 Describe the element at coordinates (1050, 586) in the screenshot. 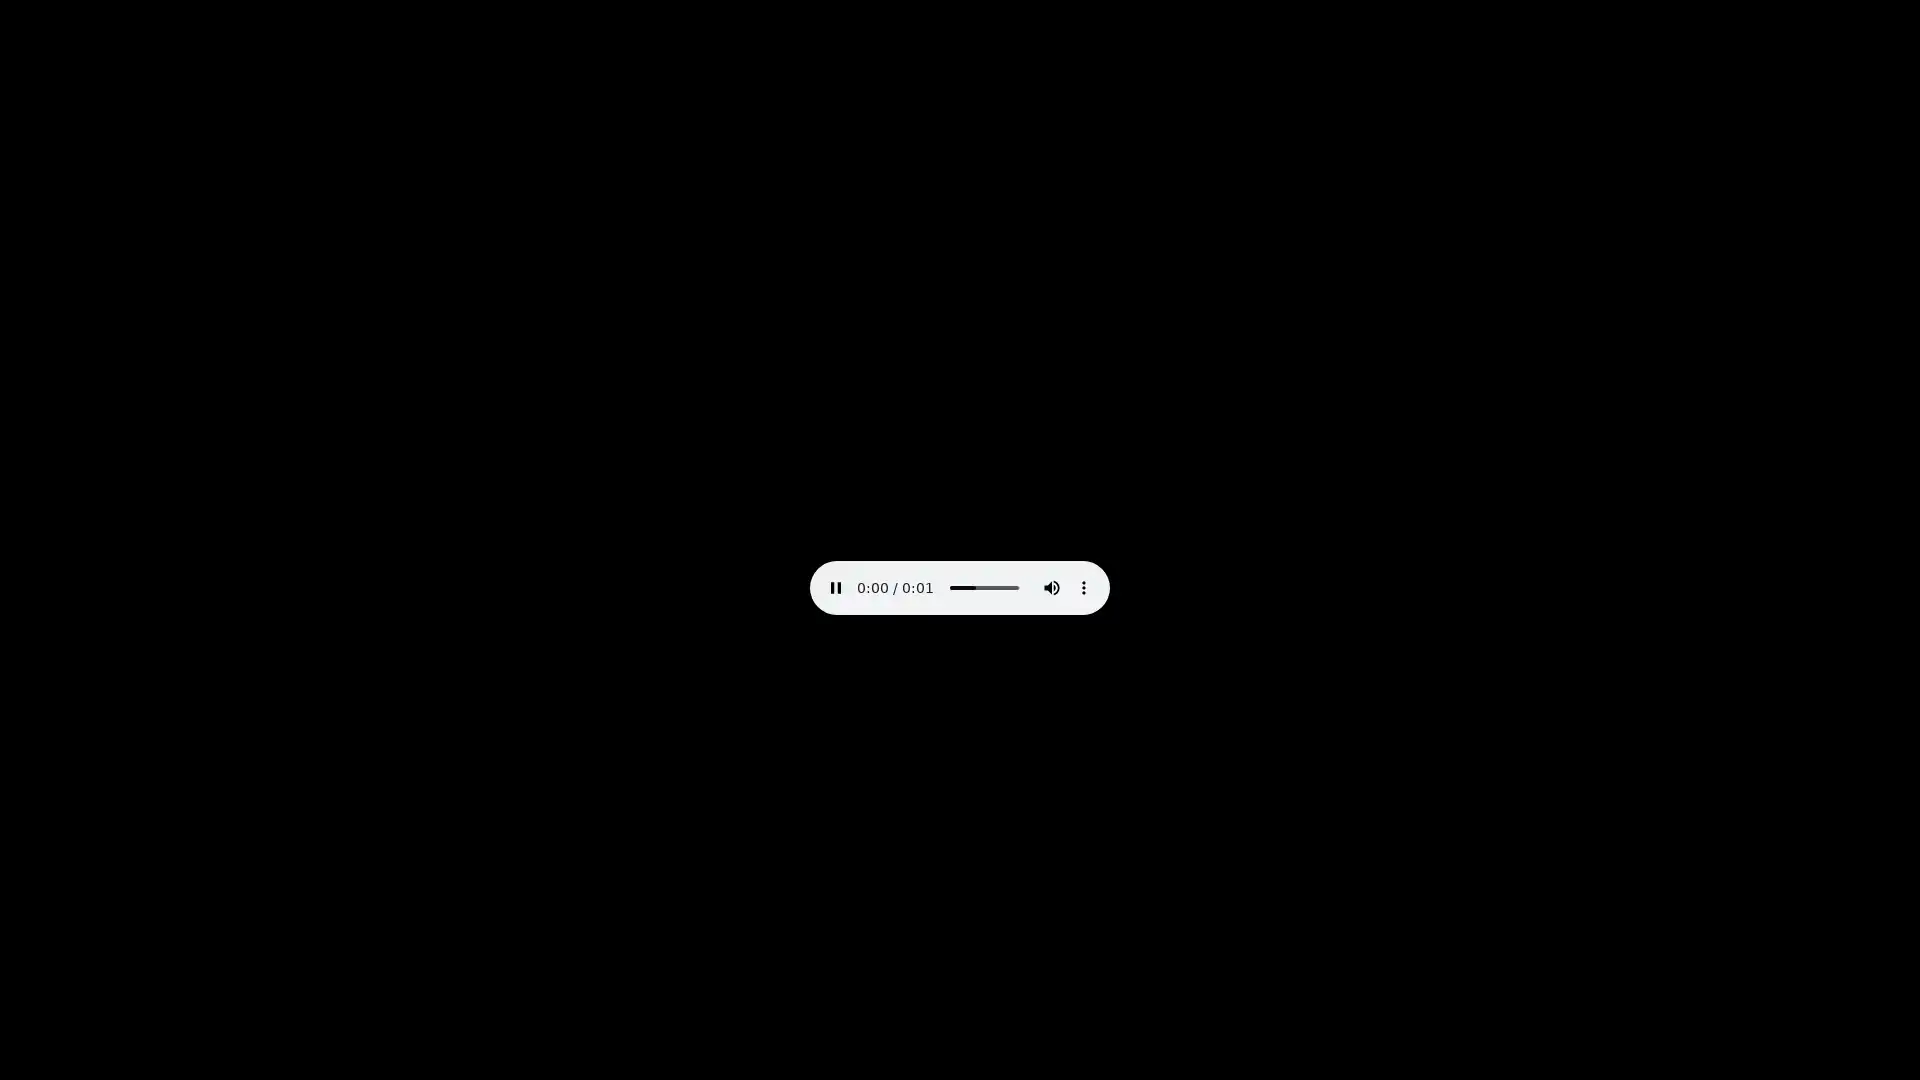

I see `mute` at that location.